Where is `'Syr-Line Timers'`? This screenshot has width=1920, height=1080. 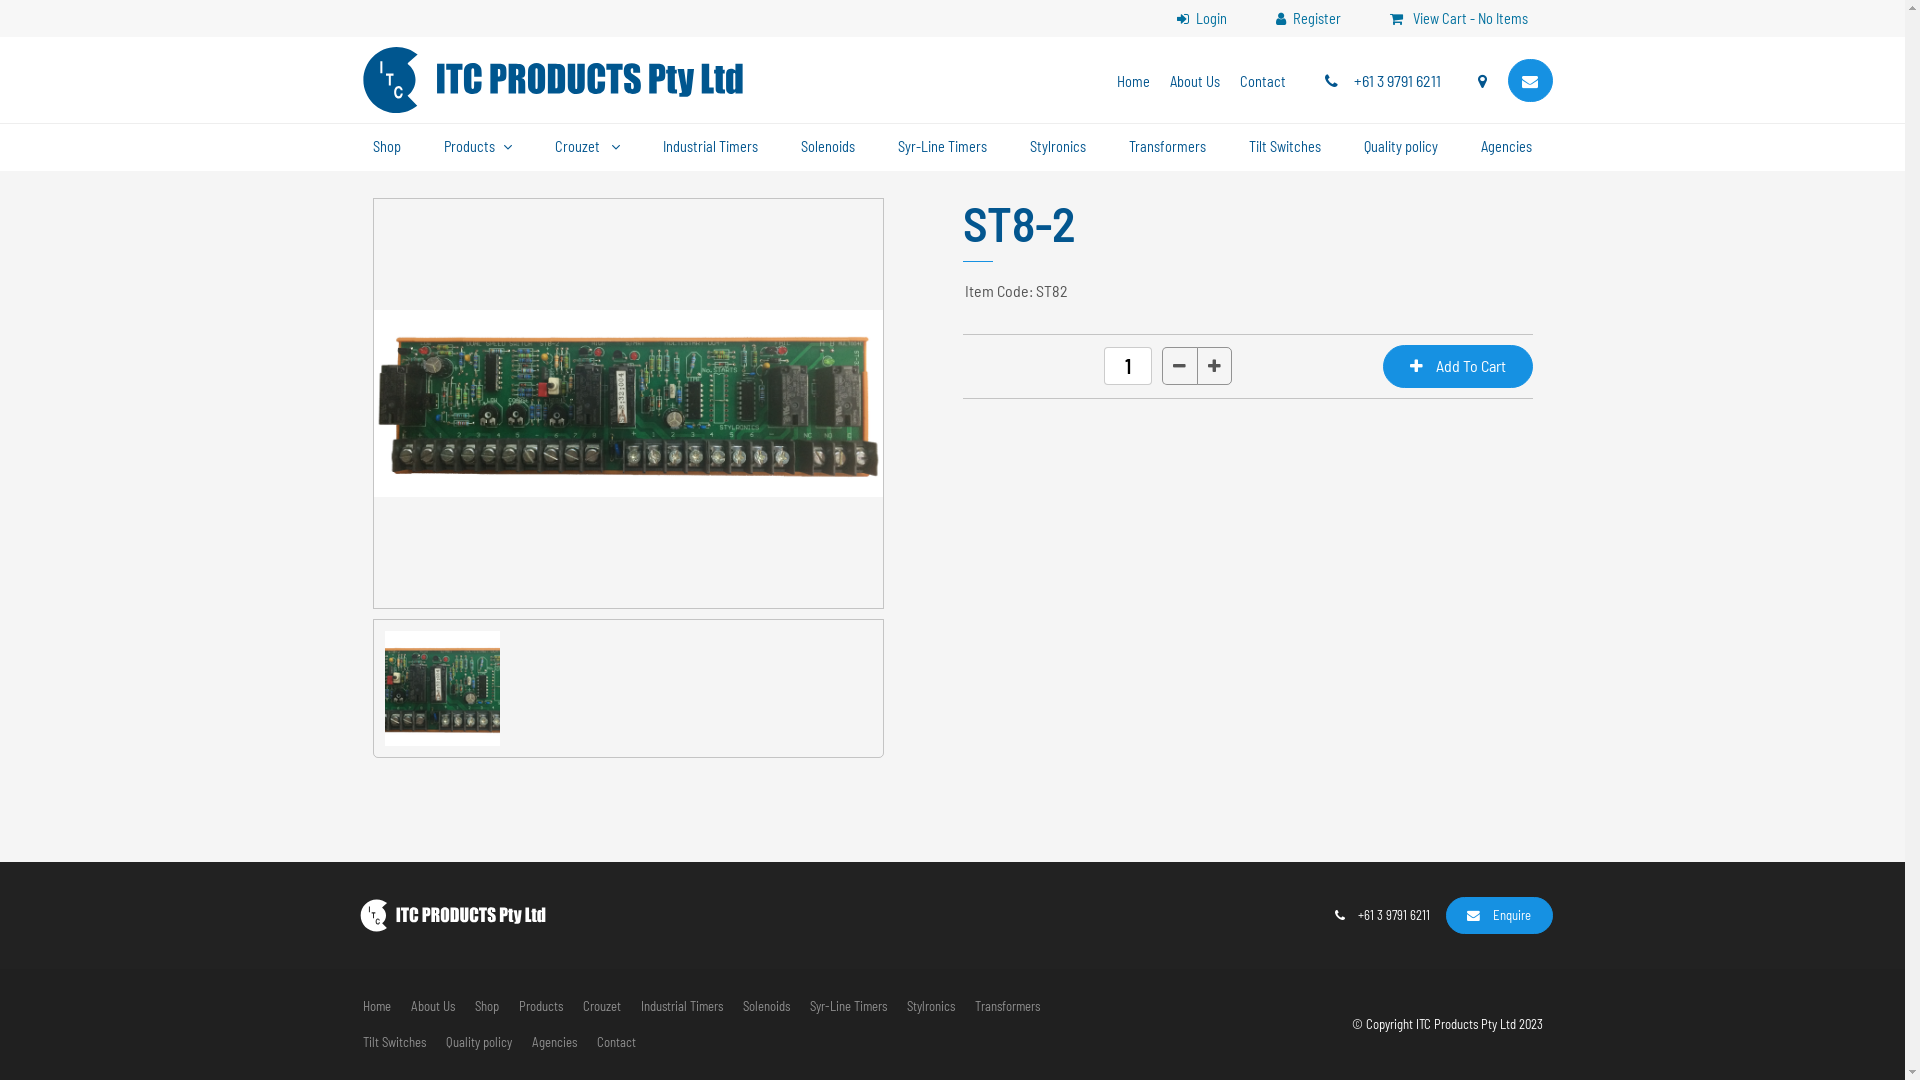 'Syr-Line Timers' is located at coordinates (848, 1006).